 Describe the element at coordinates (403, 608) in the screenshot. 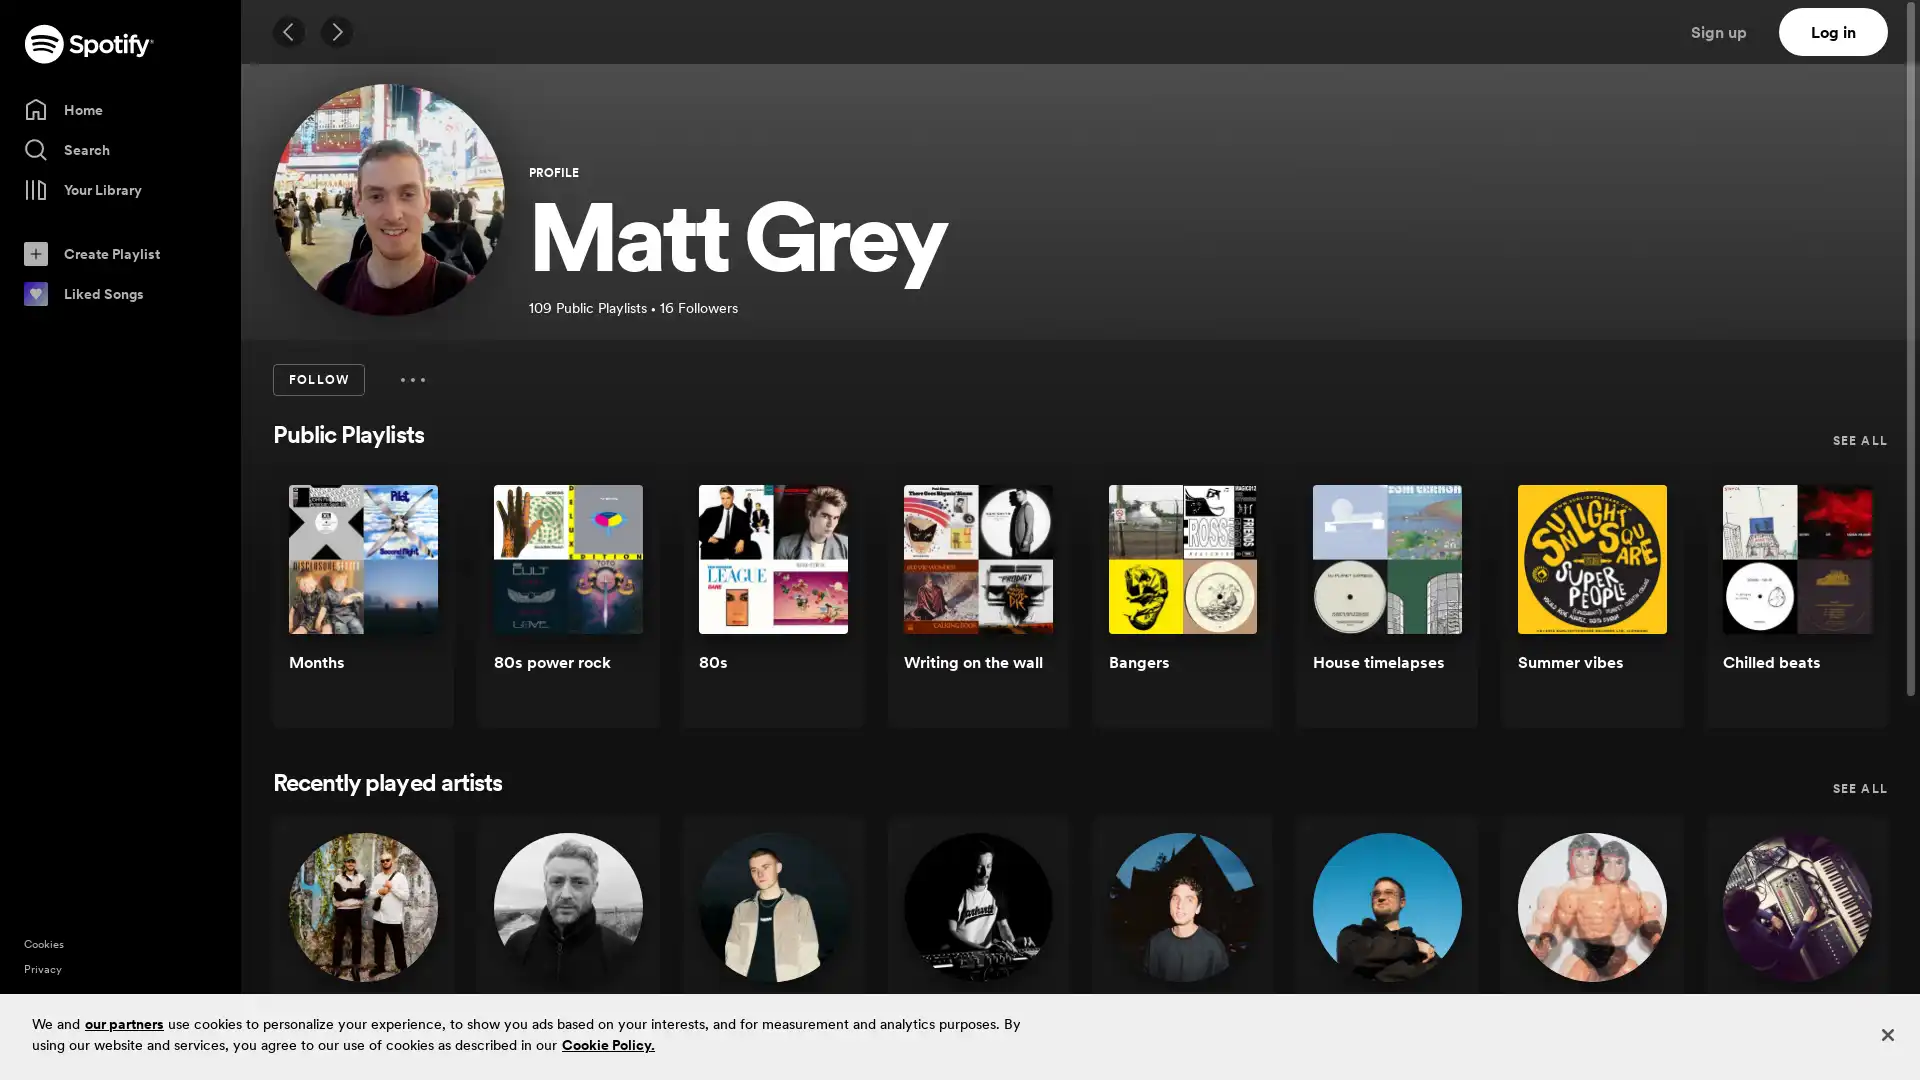

I see `Play Months` at that location.